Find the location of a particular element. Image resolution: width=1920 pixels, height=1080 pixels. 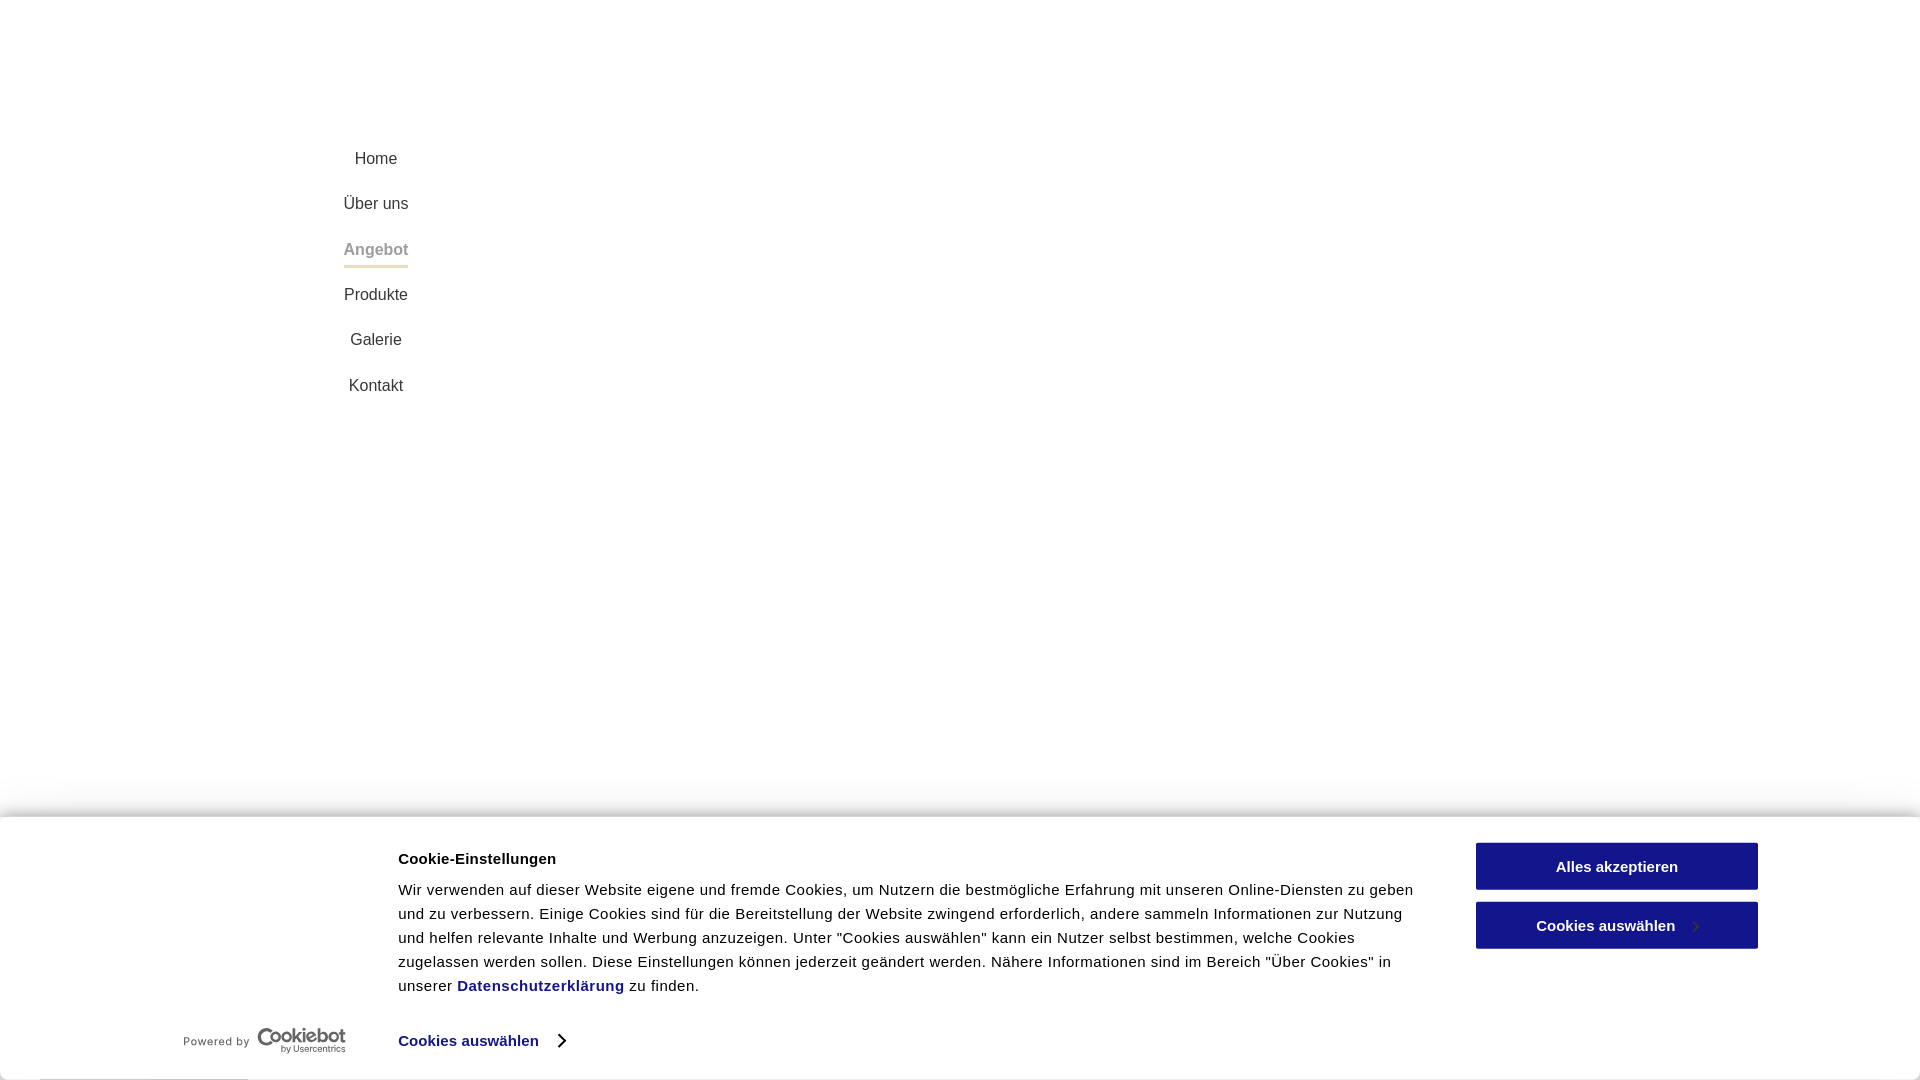

'Coiffure Elsbeth Meier' is located at coordinates (181, 852).